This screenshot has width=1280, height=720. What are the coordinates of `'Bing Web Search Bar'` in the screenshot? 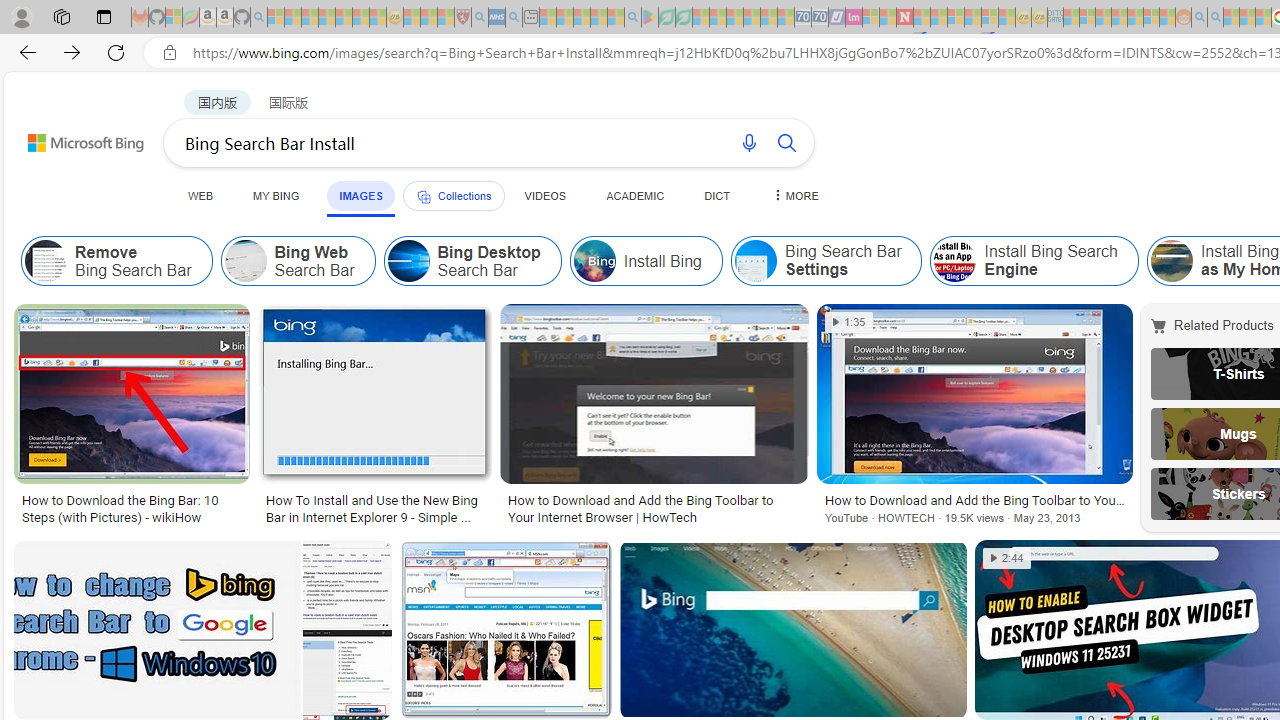 It's located at (297, 260).